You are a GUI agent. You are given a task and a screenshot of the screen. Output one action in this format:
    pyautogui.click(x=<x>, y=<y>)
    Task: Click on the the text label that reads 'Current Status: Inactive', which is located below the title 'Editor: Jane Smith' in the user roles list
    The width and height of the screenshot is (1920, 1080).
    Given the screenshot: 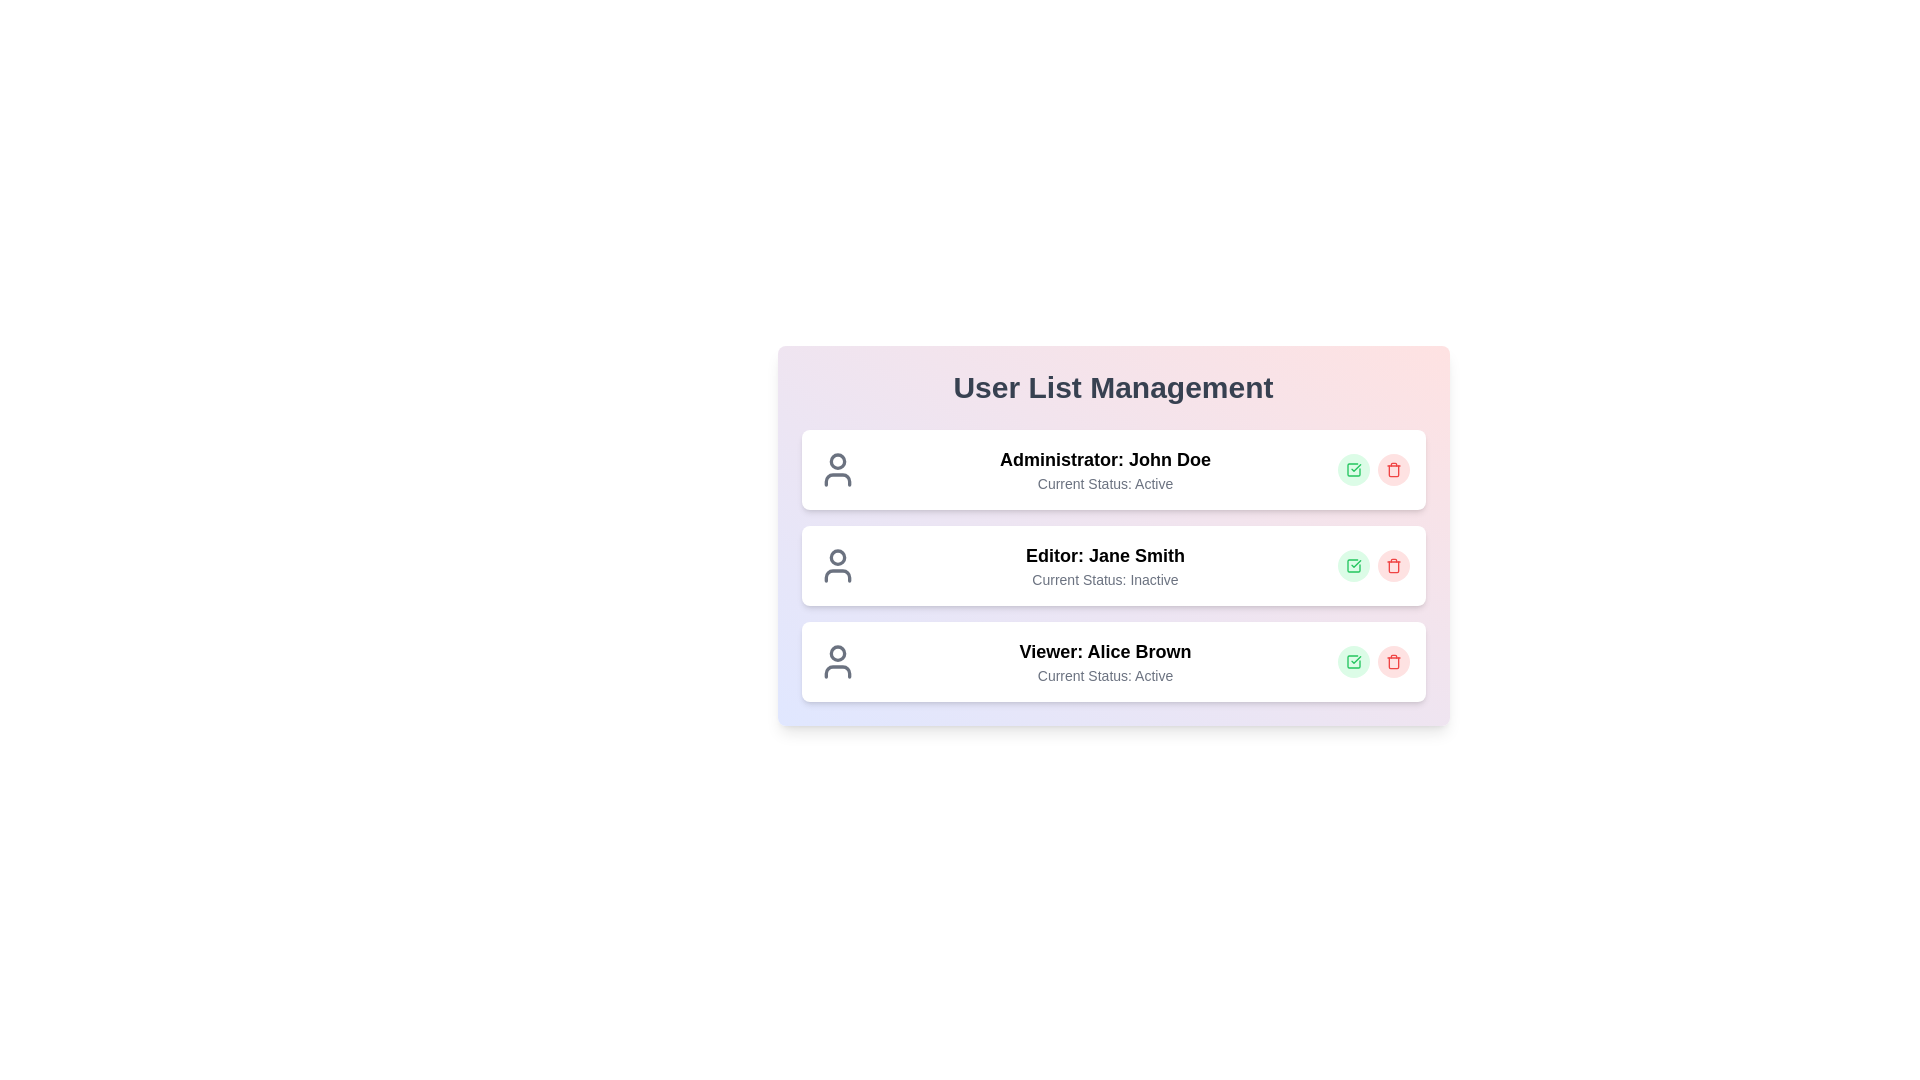 What is the action you would take?
    pyautogui.click(x=1104, y=579)
    